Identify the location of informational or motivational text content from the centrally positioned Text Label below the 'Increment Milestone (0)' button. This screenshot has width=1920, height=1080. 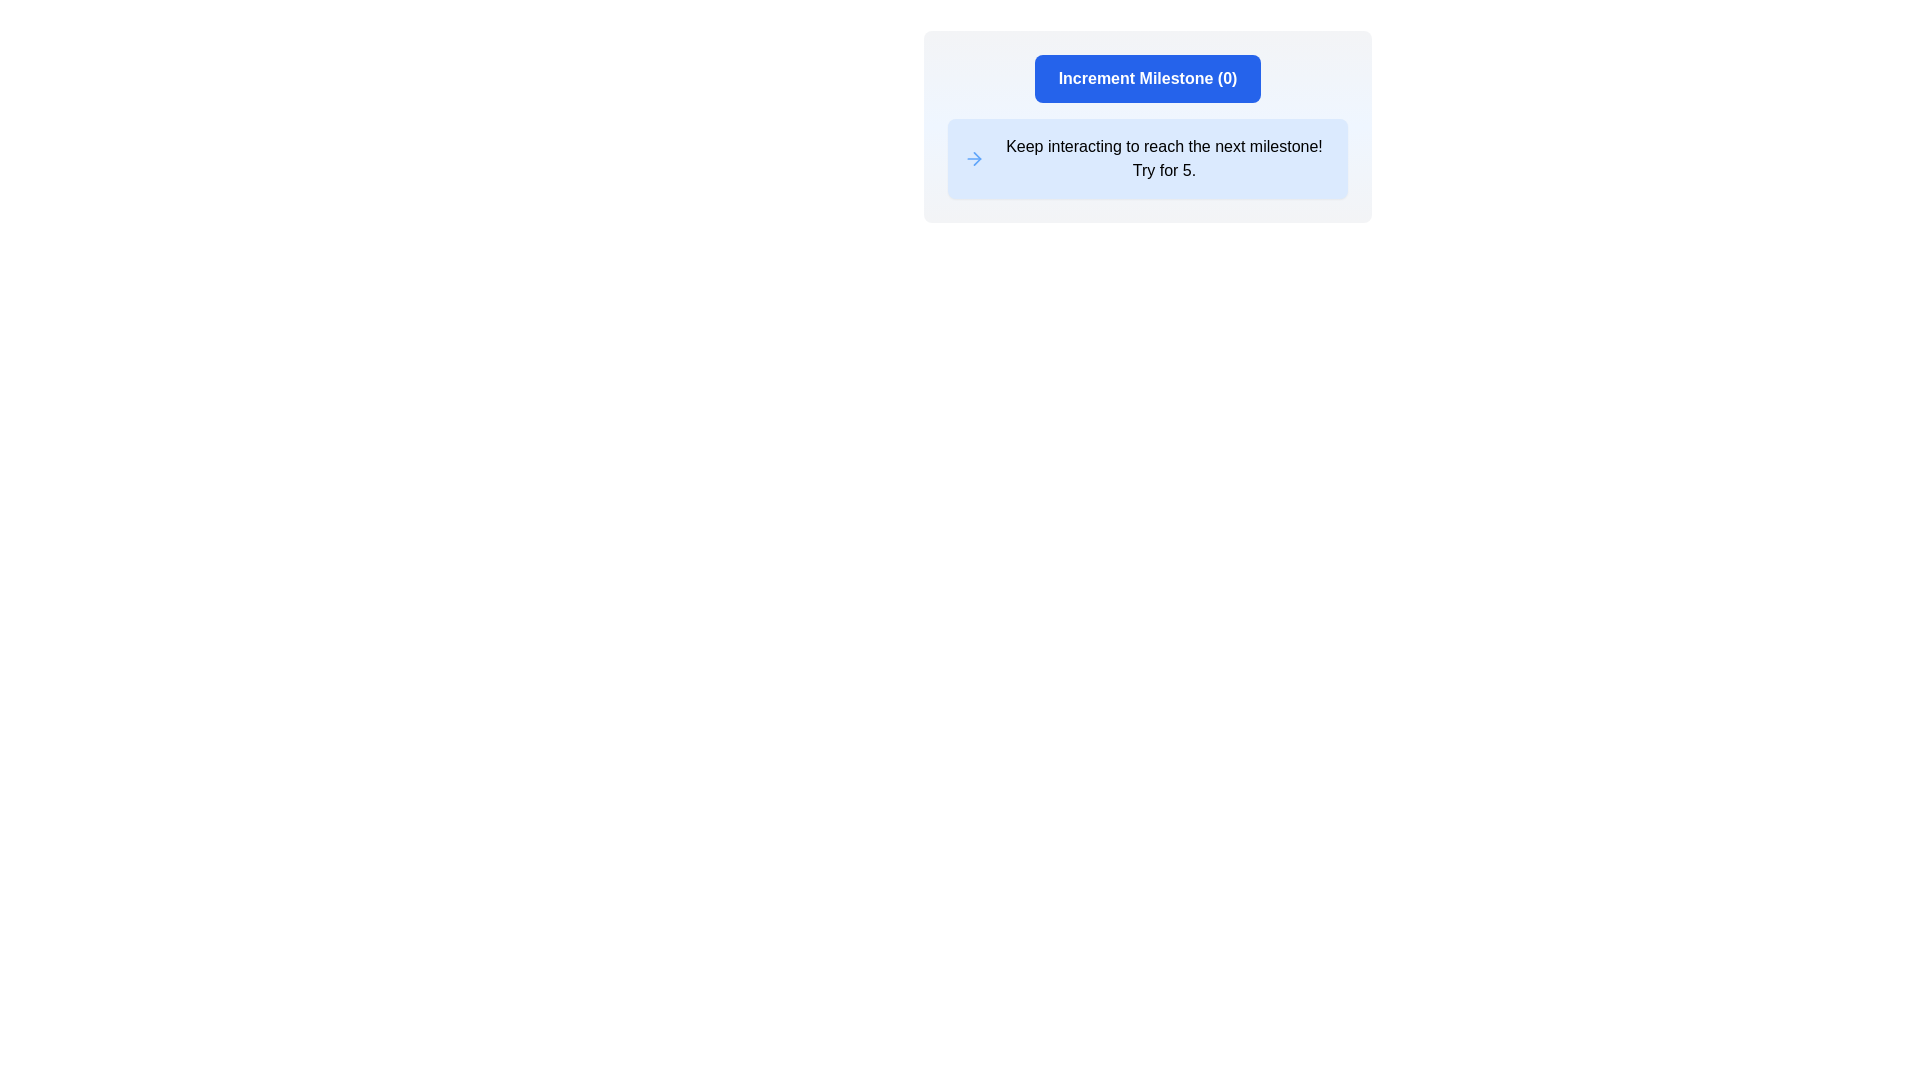
(1164, 157).